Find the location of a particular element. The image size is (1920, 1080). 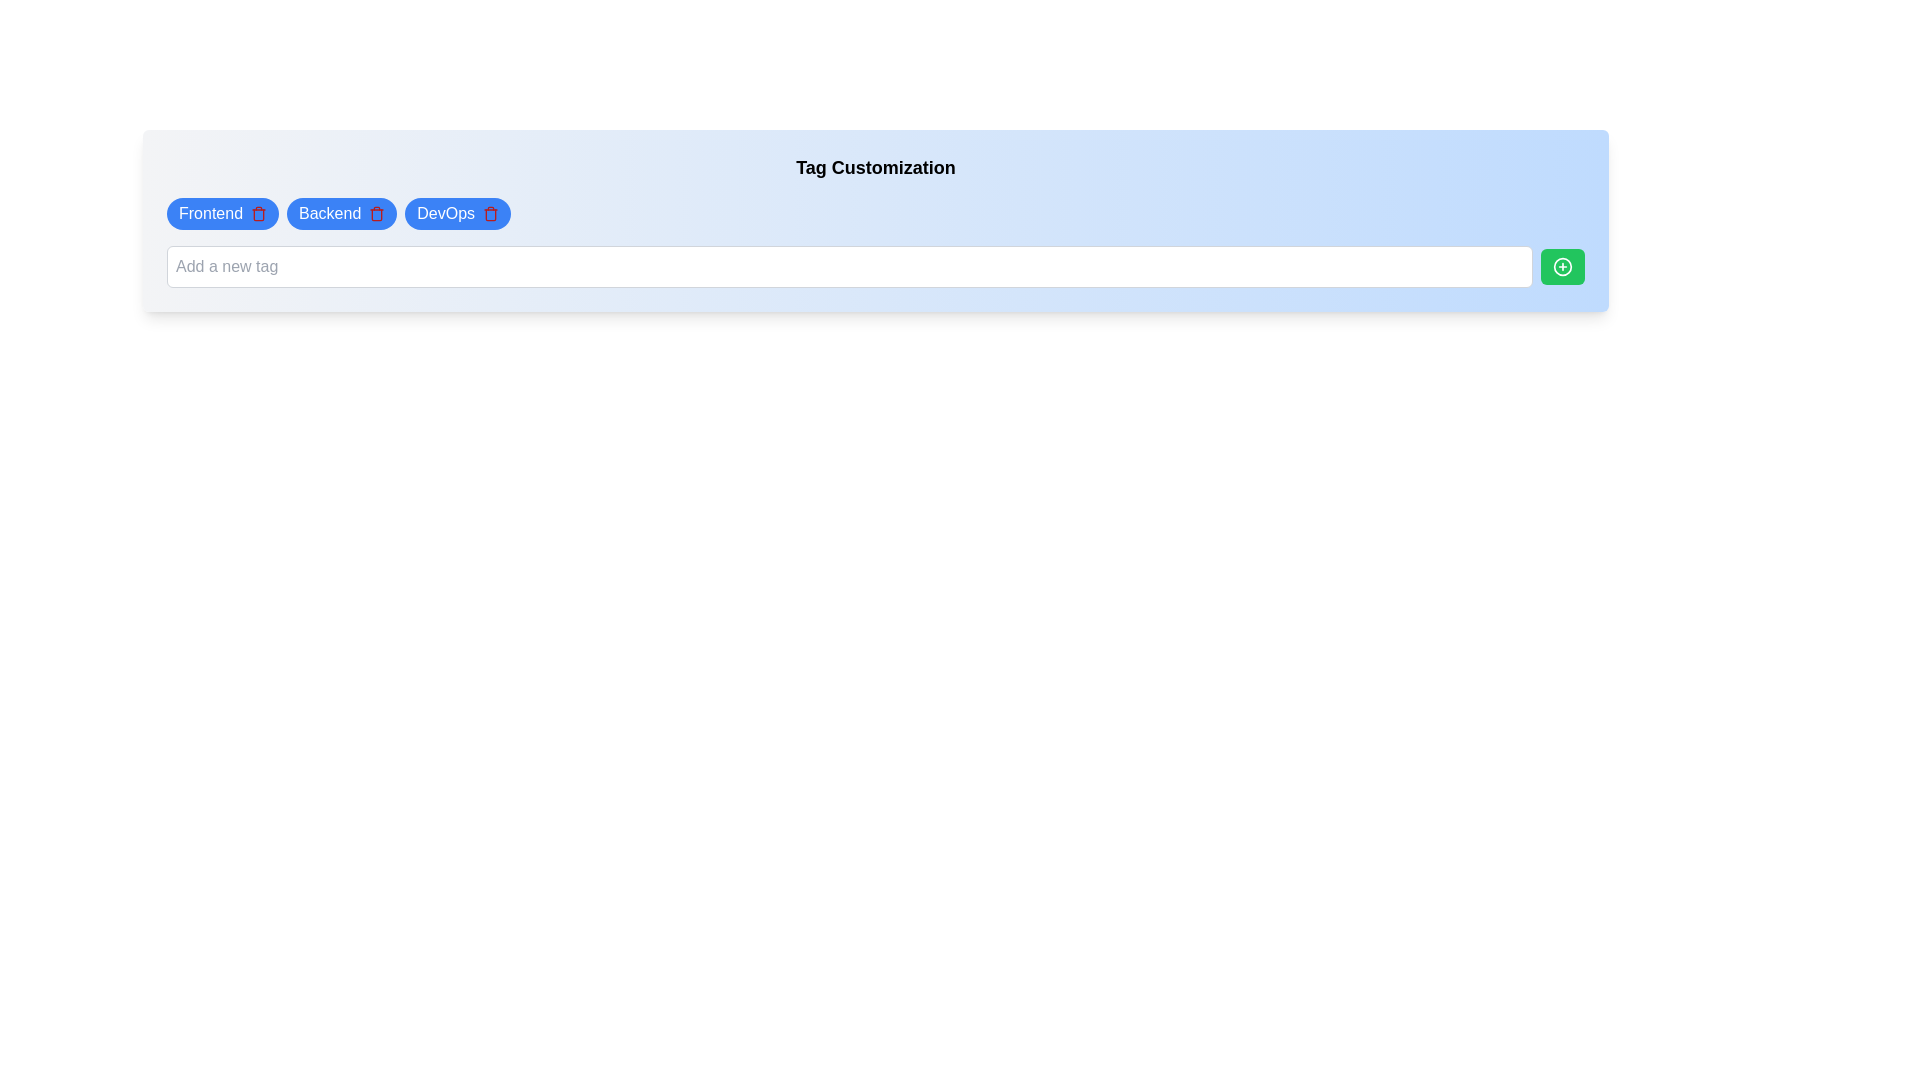

the blue, pill-shaped button labeled 'Frontend' is located at coordinates (223, 213).